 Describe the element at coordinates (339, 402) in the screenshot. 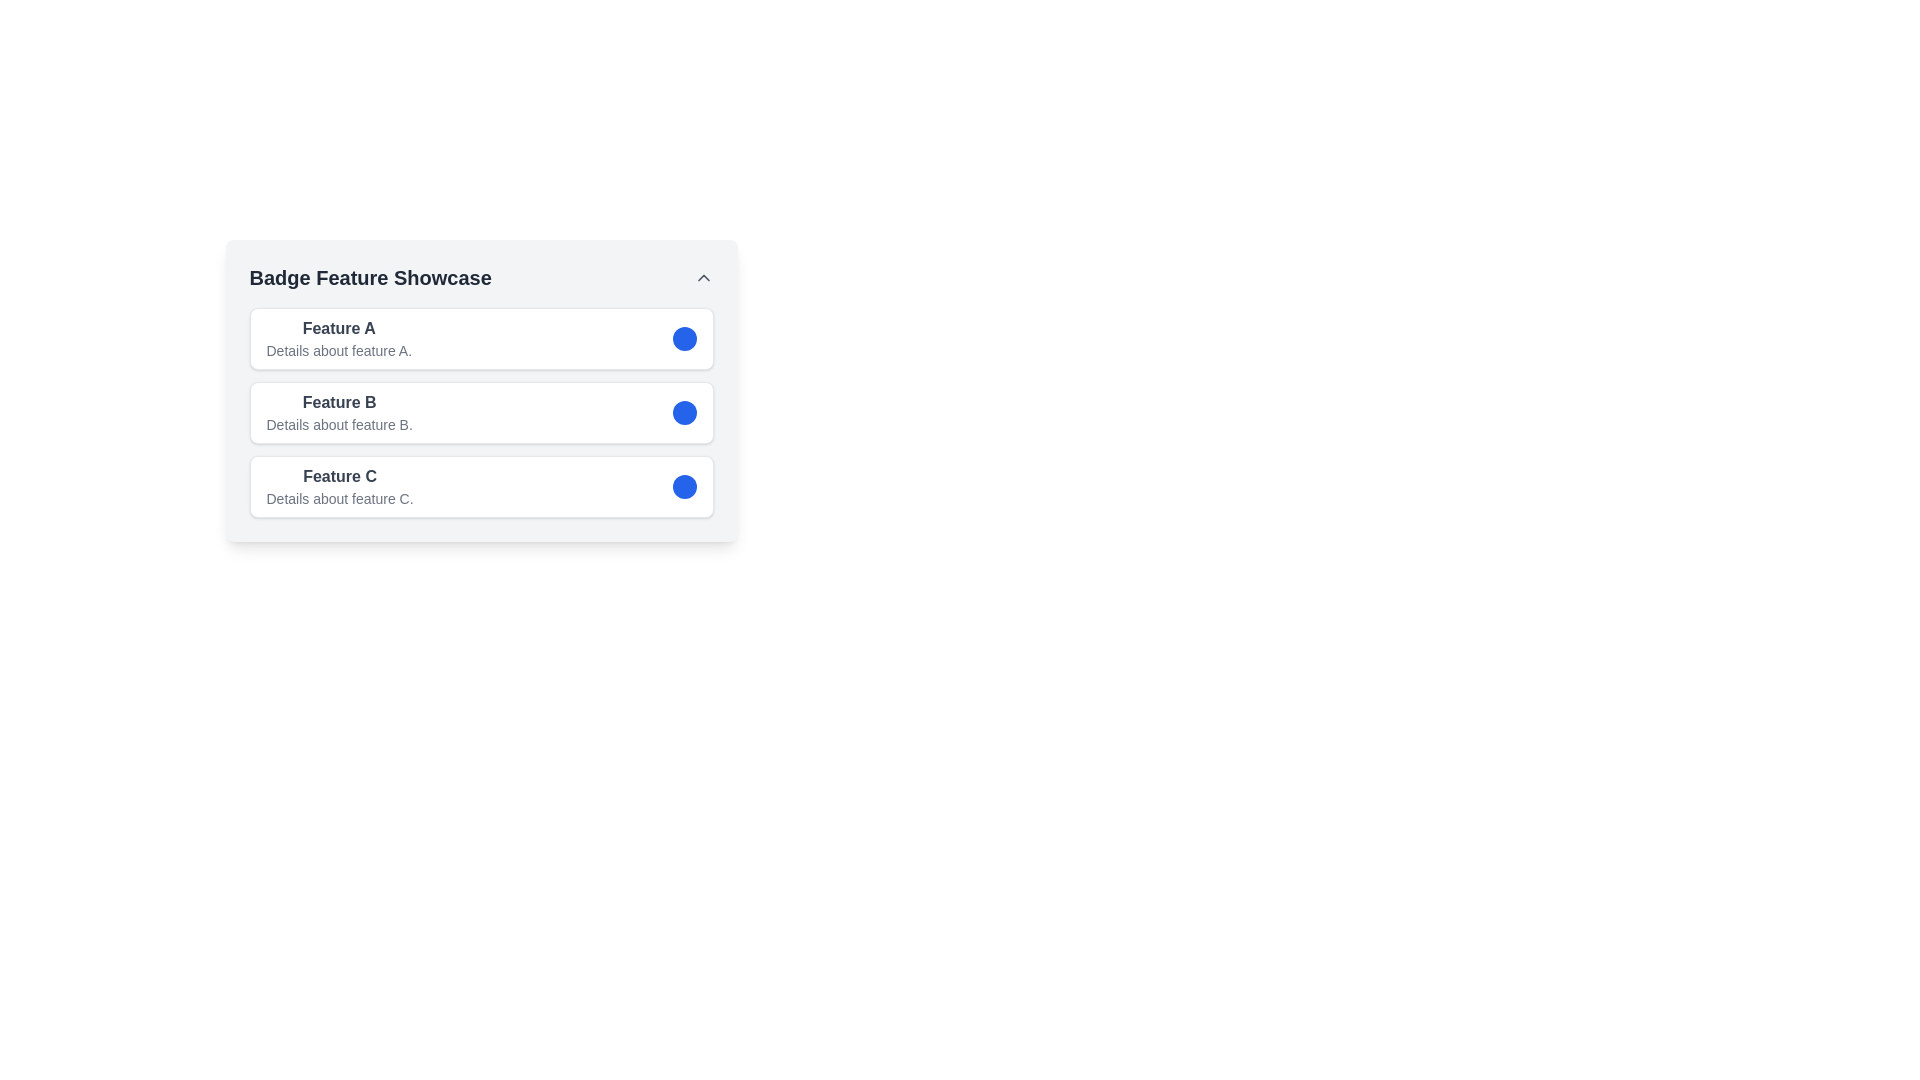

I see `the text label 'Feature B' which is styled in bold gray font and is the top text component of the middle list item in the 'Badge Feature Showcase' section` at that location.